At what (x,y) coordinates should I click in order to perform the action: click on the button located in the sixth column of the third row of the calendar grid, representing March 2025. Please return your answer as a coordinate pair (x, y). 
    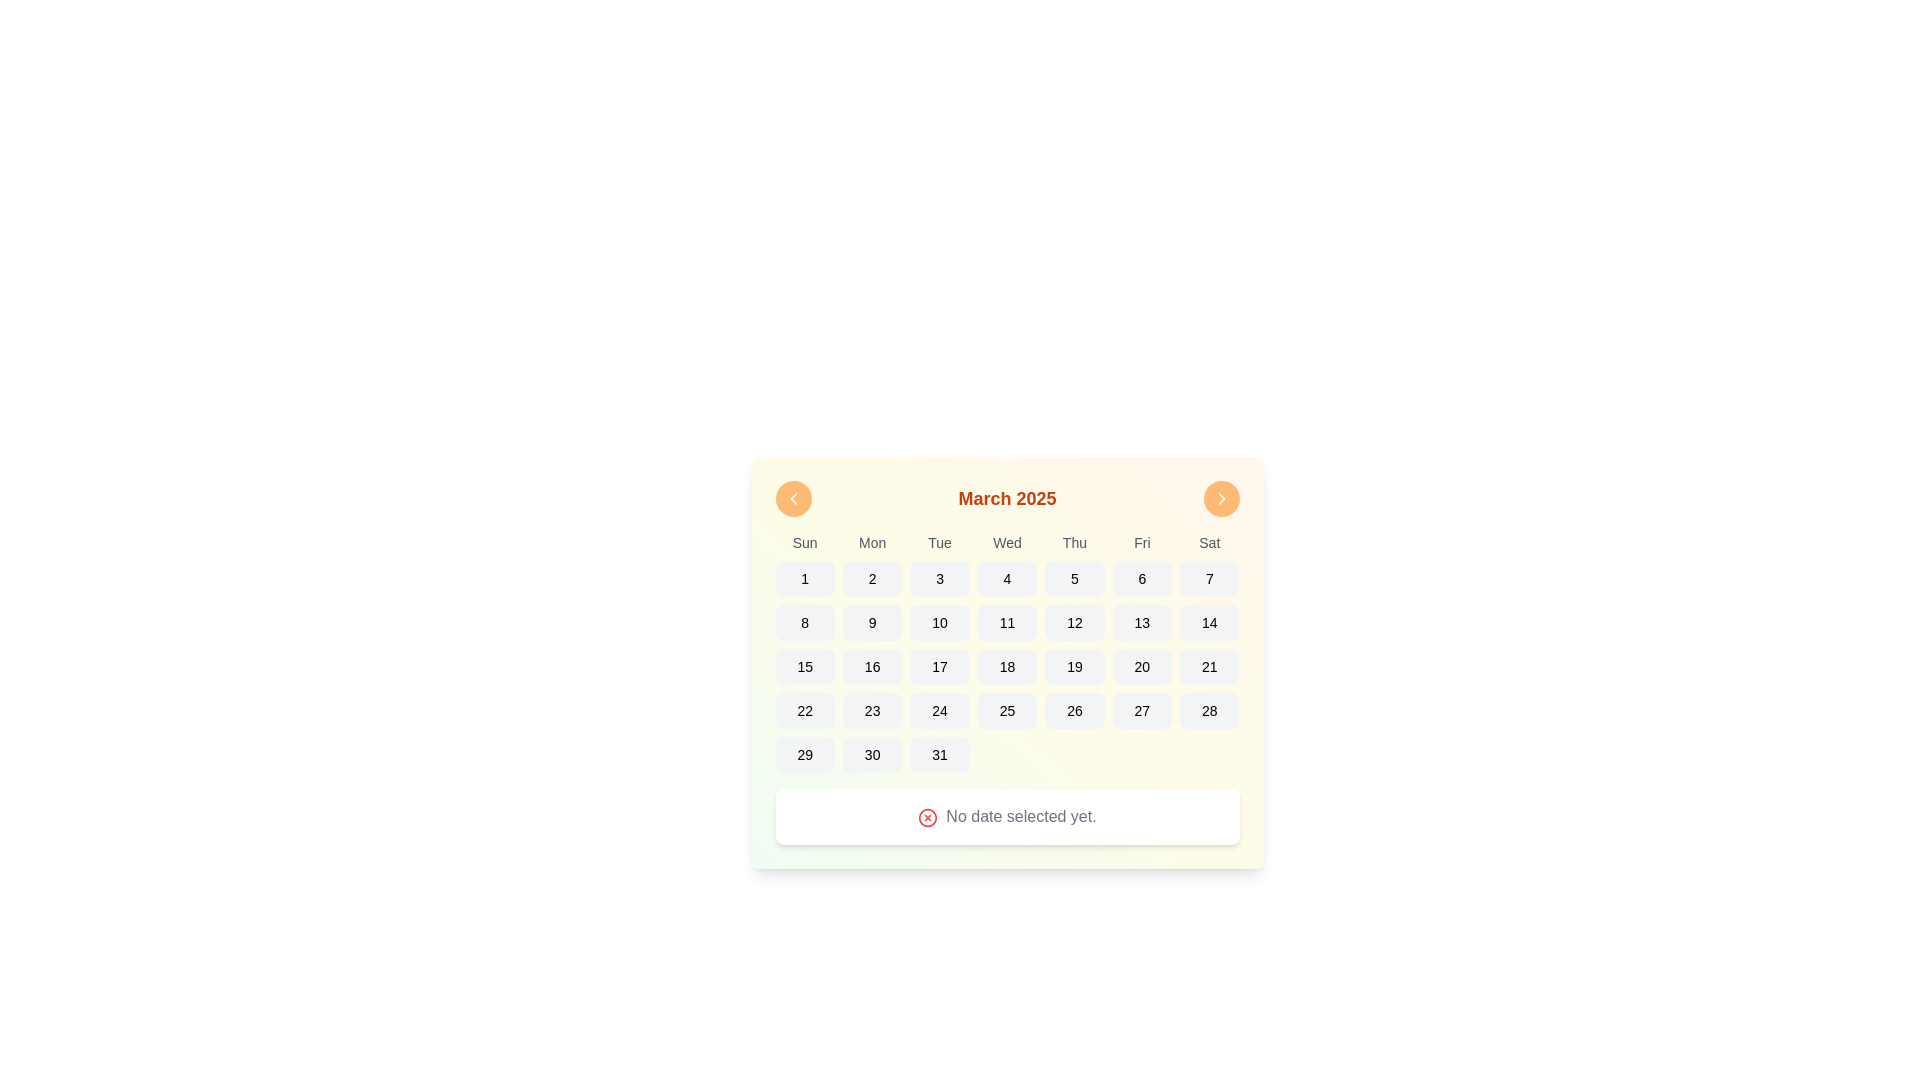
    Looking at the image, I should click on (1142, 622).